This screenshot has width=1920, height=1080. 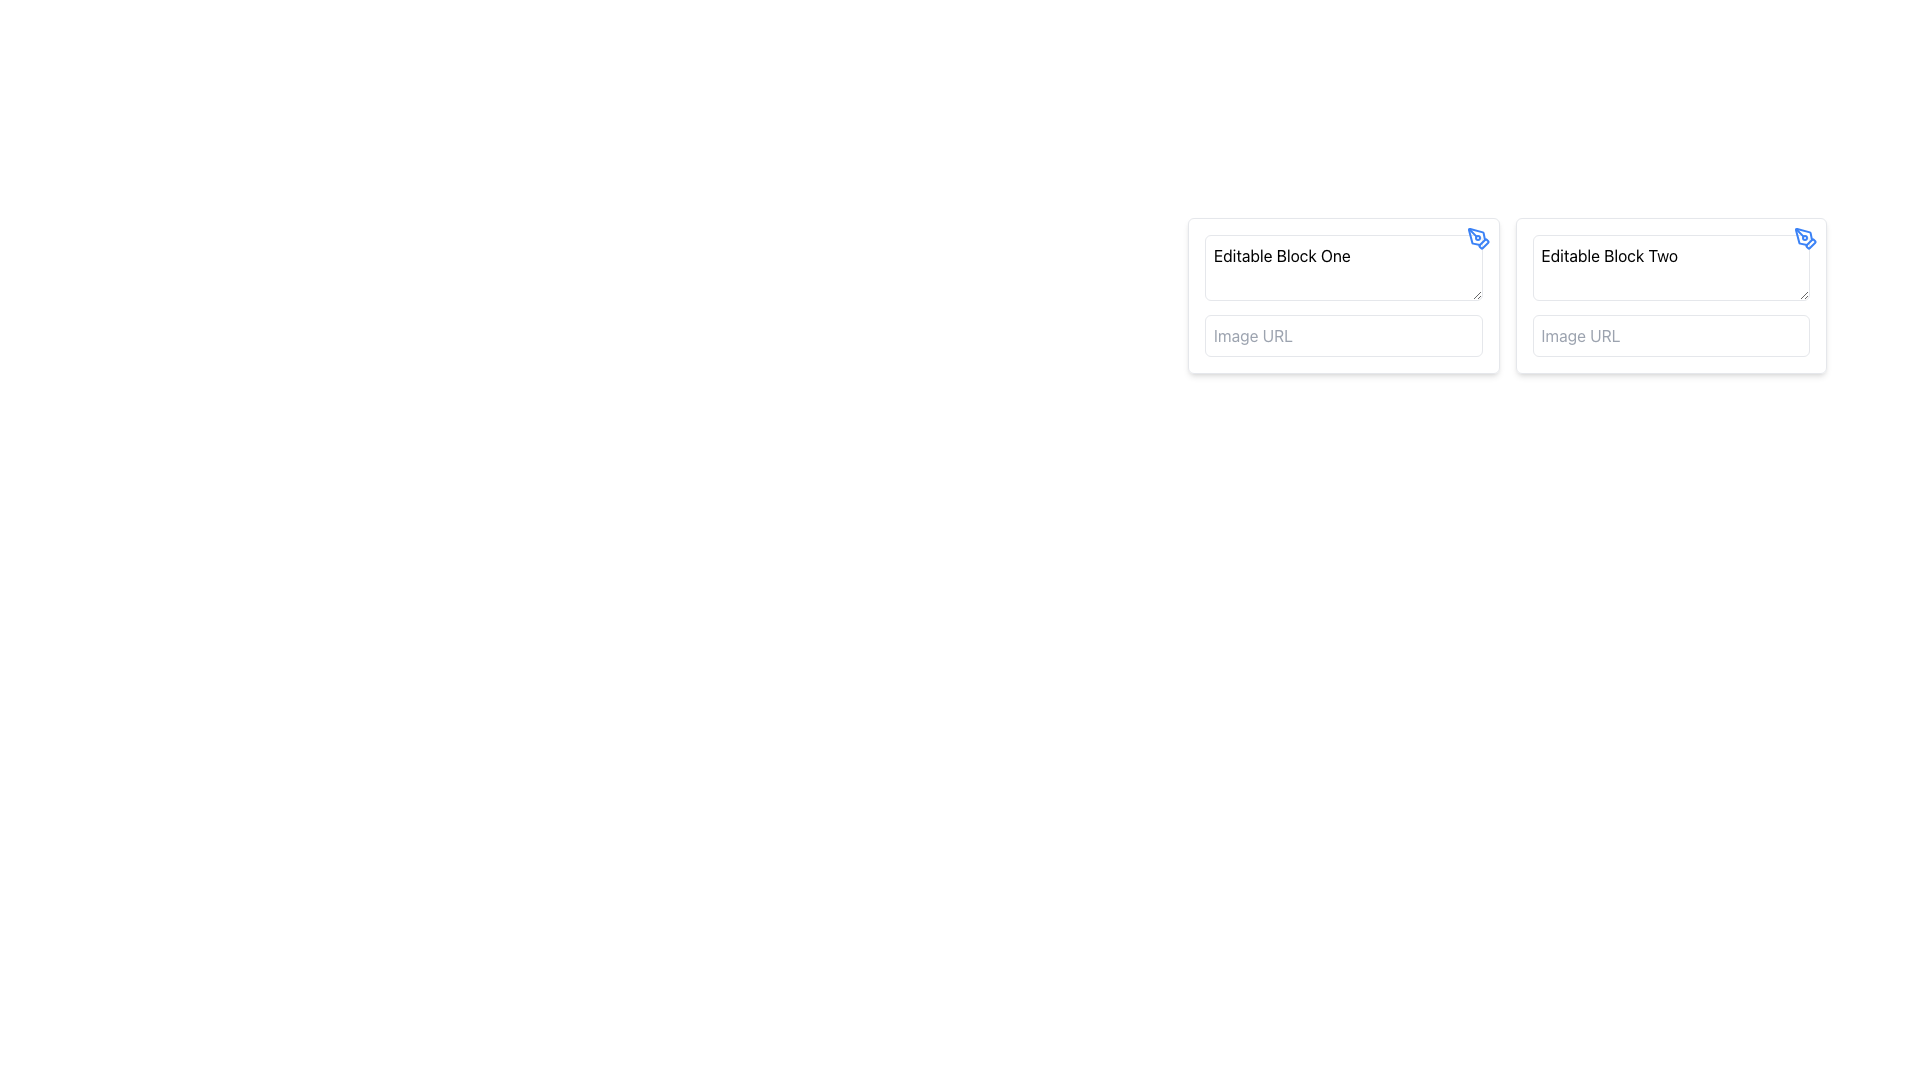 I want to click on the small blue pen tool icon located in the top-right corner of the Editable Block One box, so click(x=1478, y=238).